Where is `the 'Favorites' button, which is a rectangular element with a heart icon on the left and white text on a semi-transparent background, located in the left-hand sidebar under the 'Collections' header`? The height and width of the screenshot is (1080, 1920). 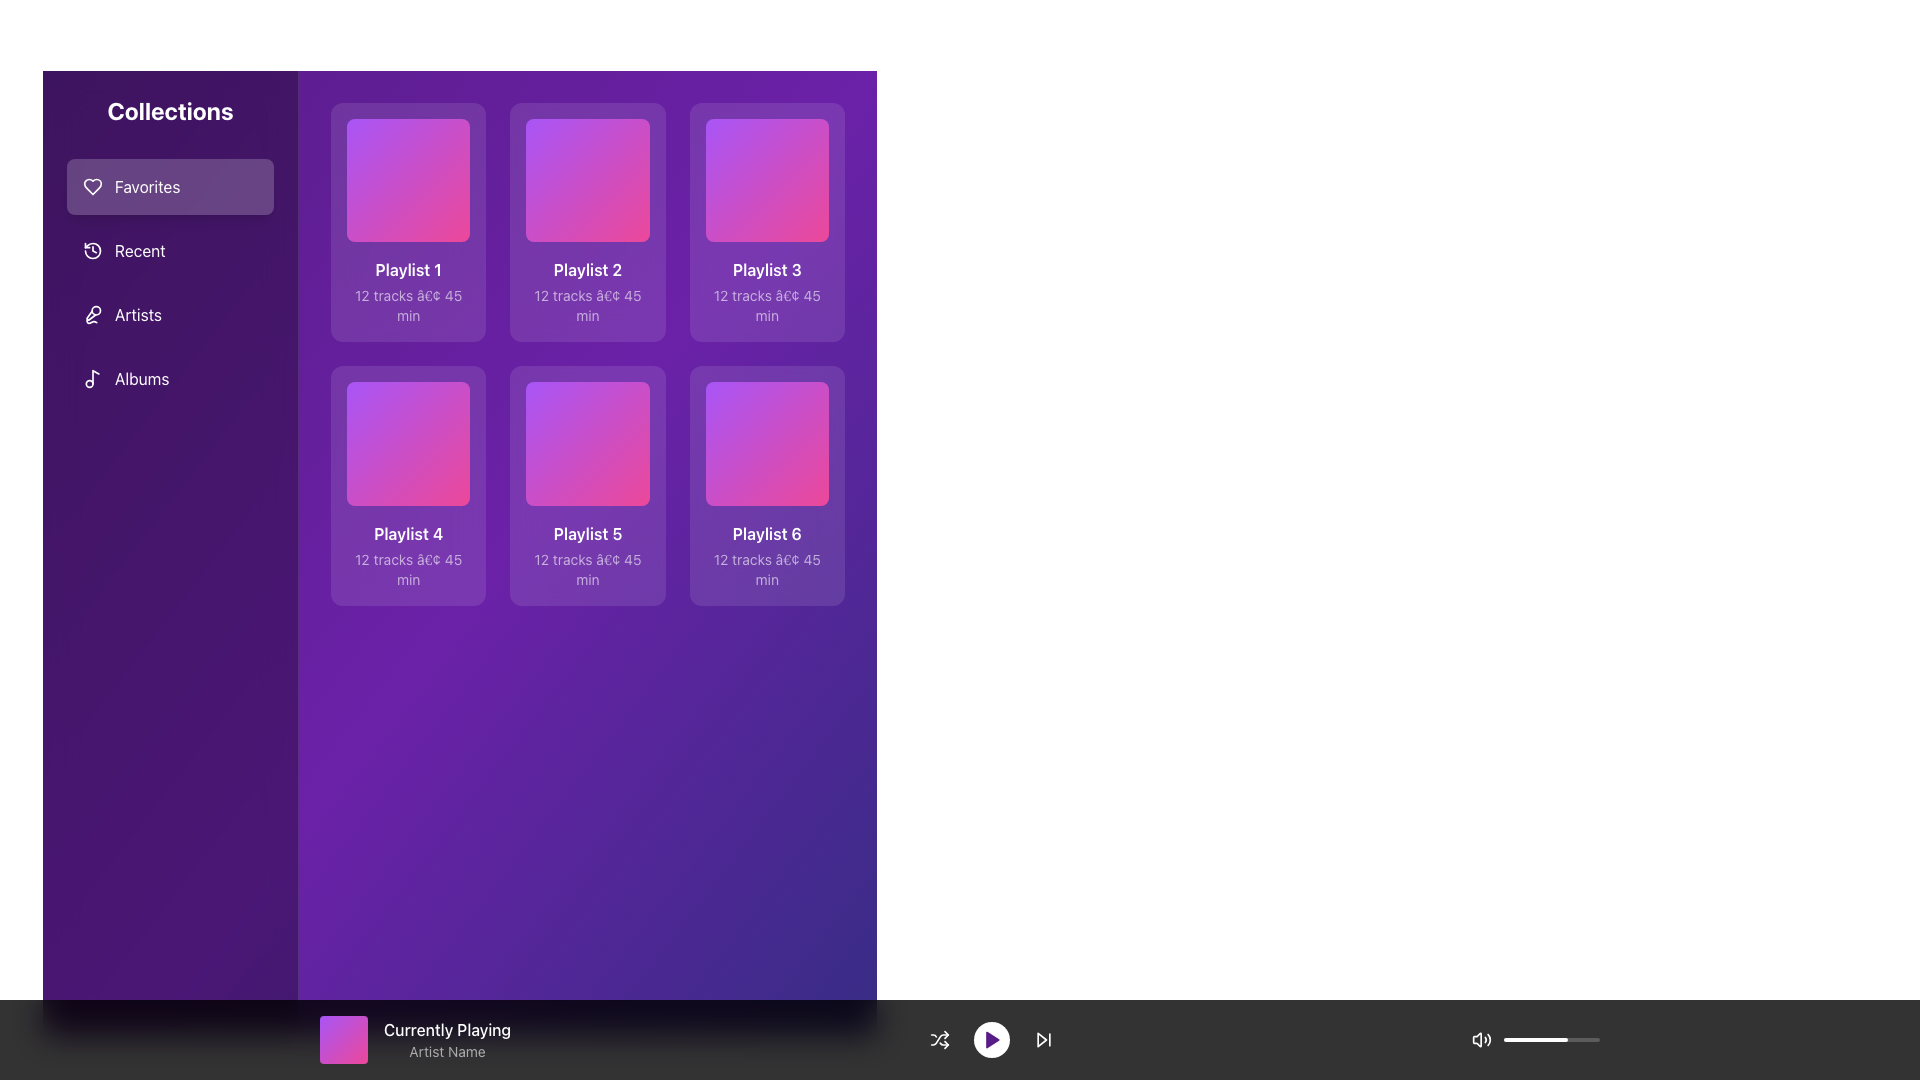 the 'Favorites' button, which is a rectangular element with a heart icon on the left and white text on a semi-transparent background, located in the left-hand sidebar under the 'Collections' header is located at coordinates (170, 186).